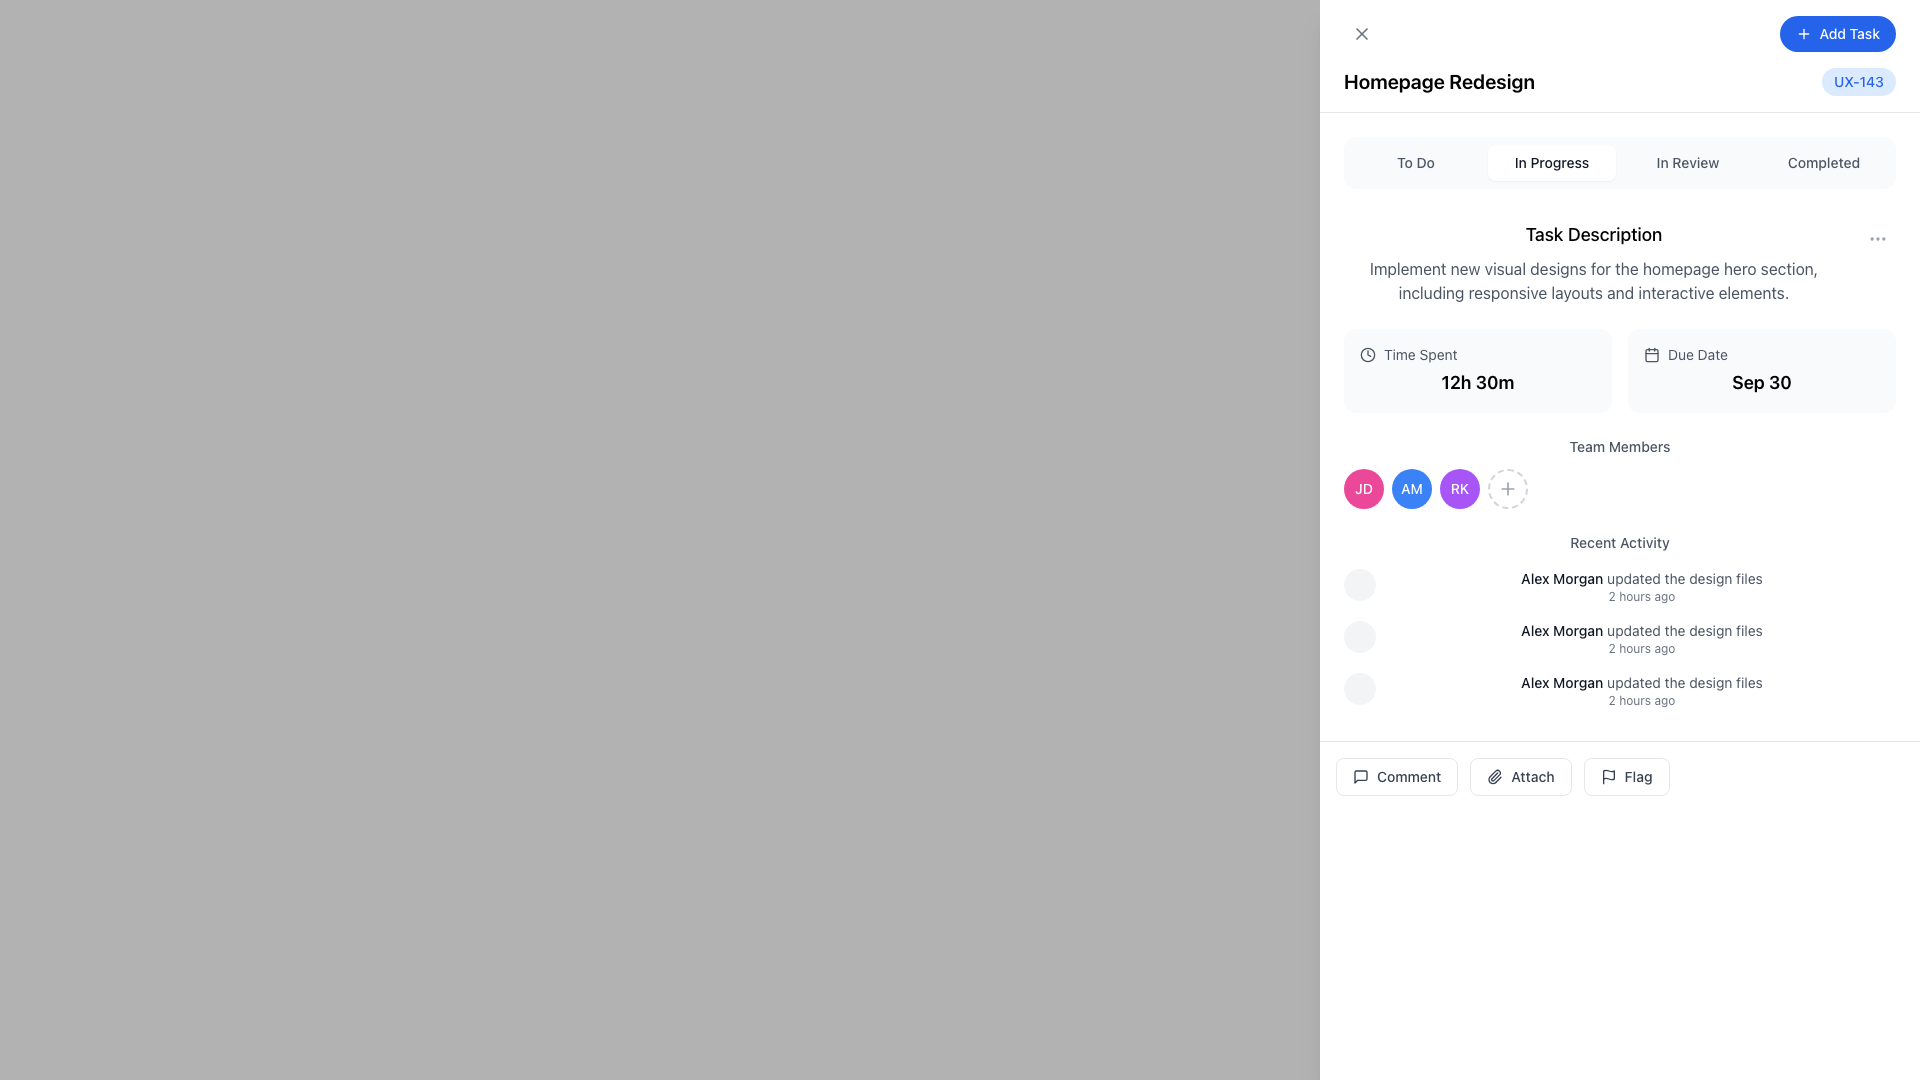 The width and height of the screenshot is (1920, 1080). I want to click on the middle List item in the activity feed, so click(1620, 639).